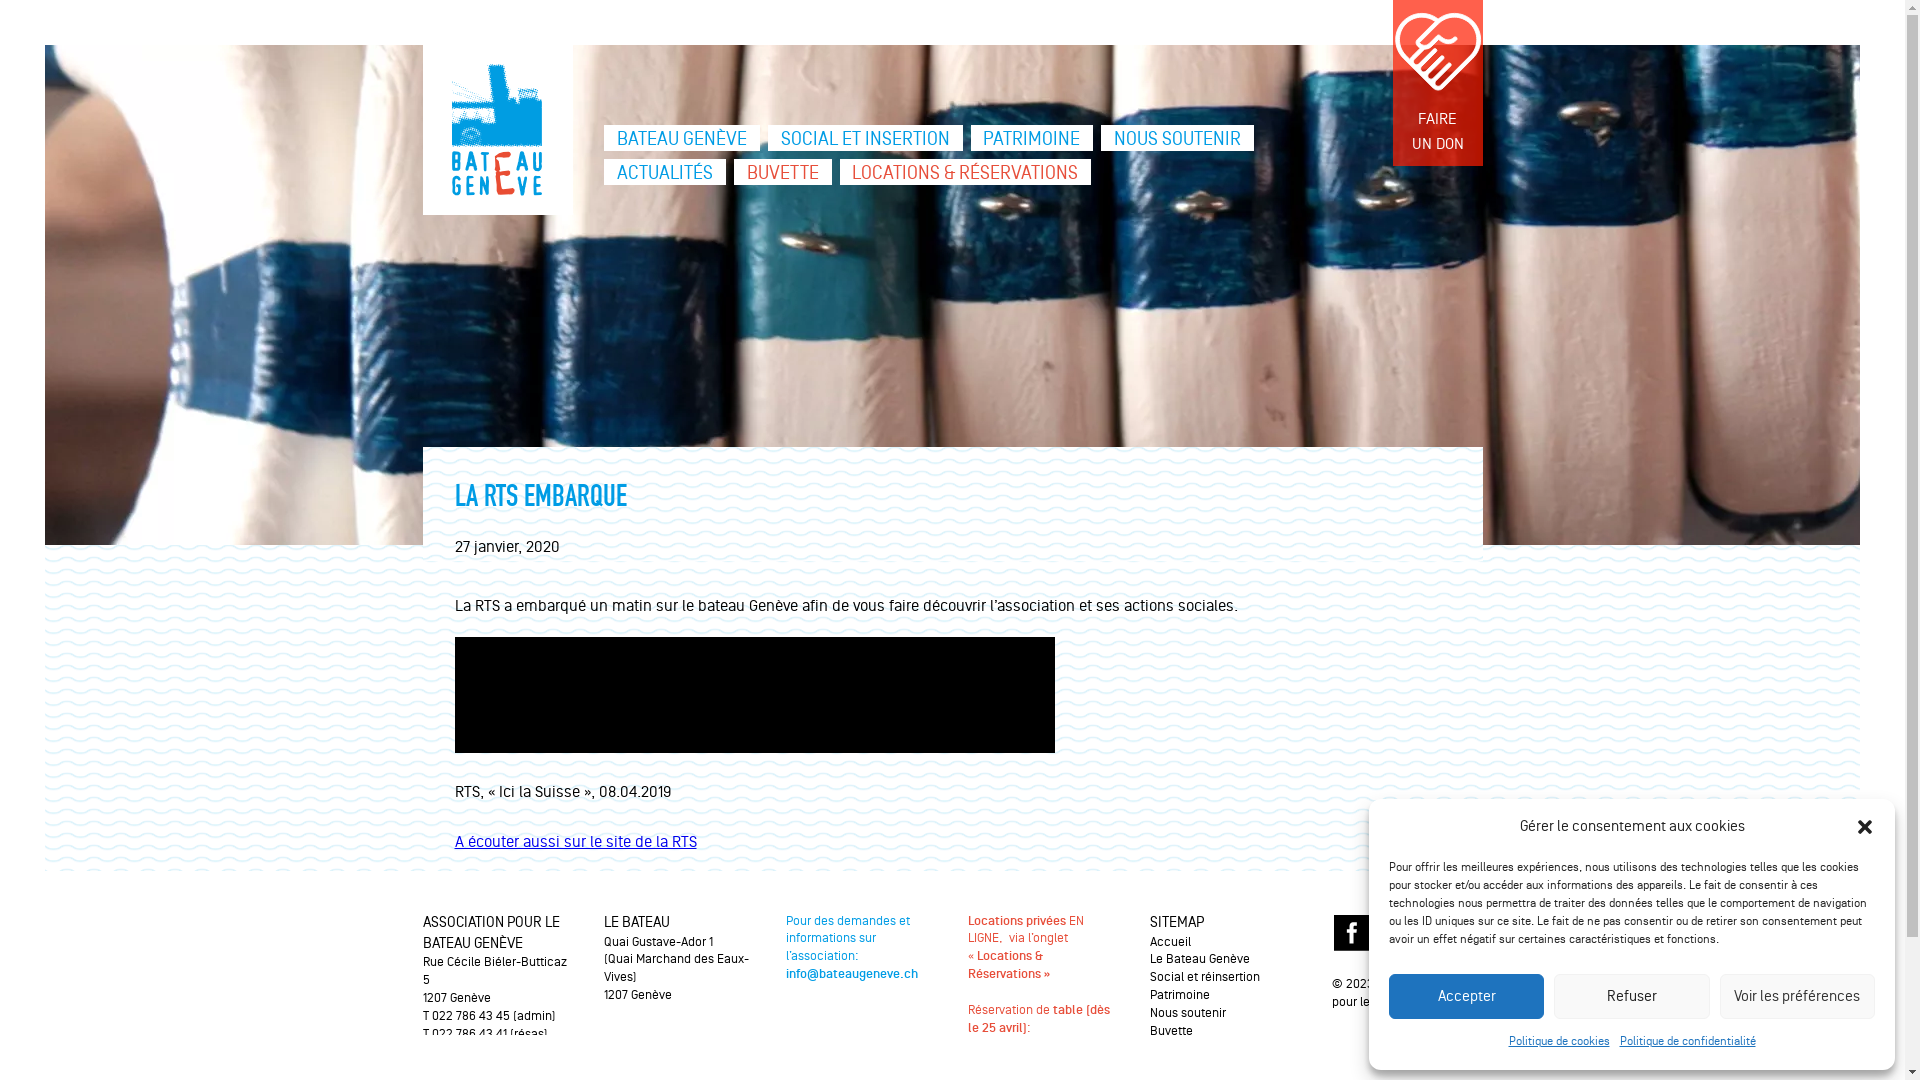  What do you see at coordinates (1631, 996) in the screenshot?
I see `'Refuser'` at bounding box center [1631, 996].